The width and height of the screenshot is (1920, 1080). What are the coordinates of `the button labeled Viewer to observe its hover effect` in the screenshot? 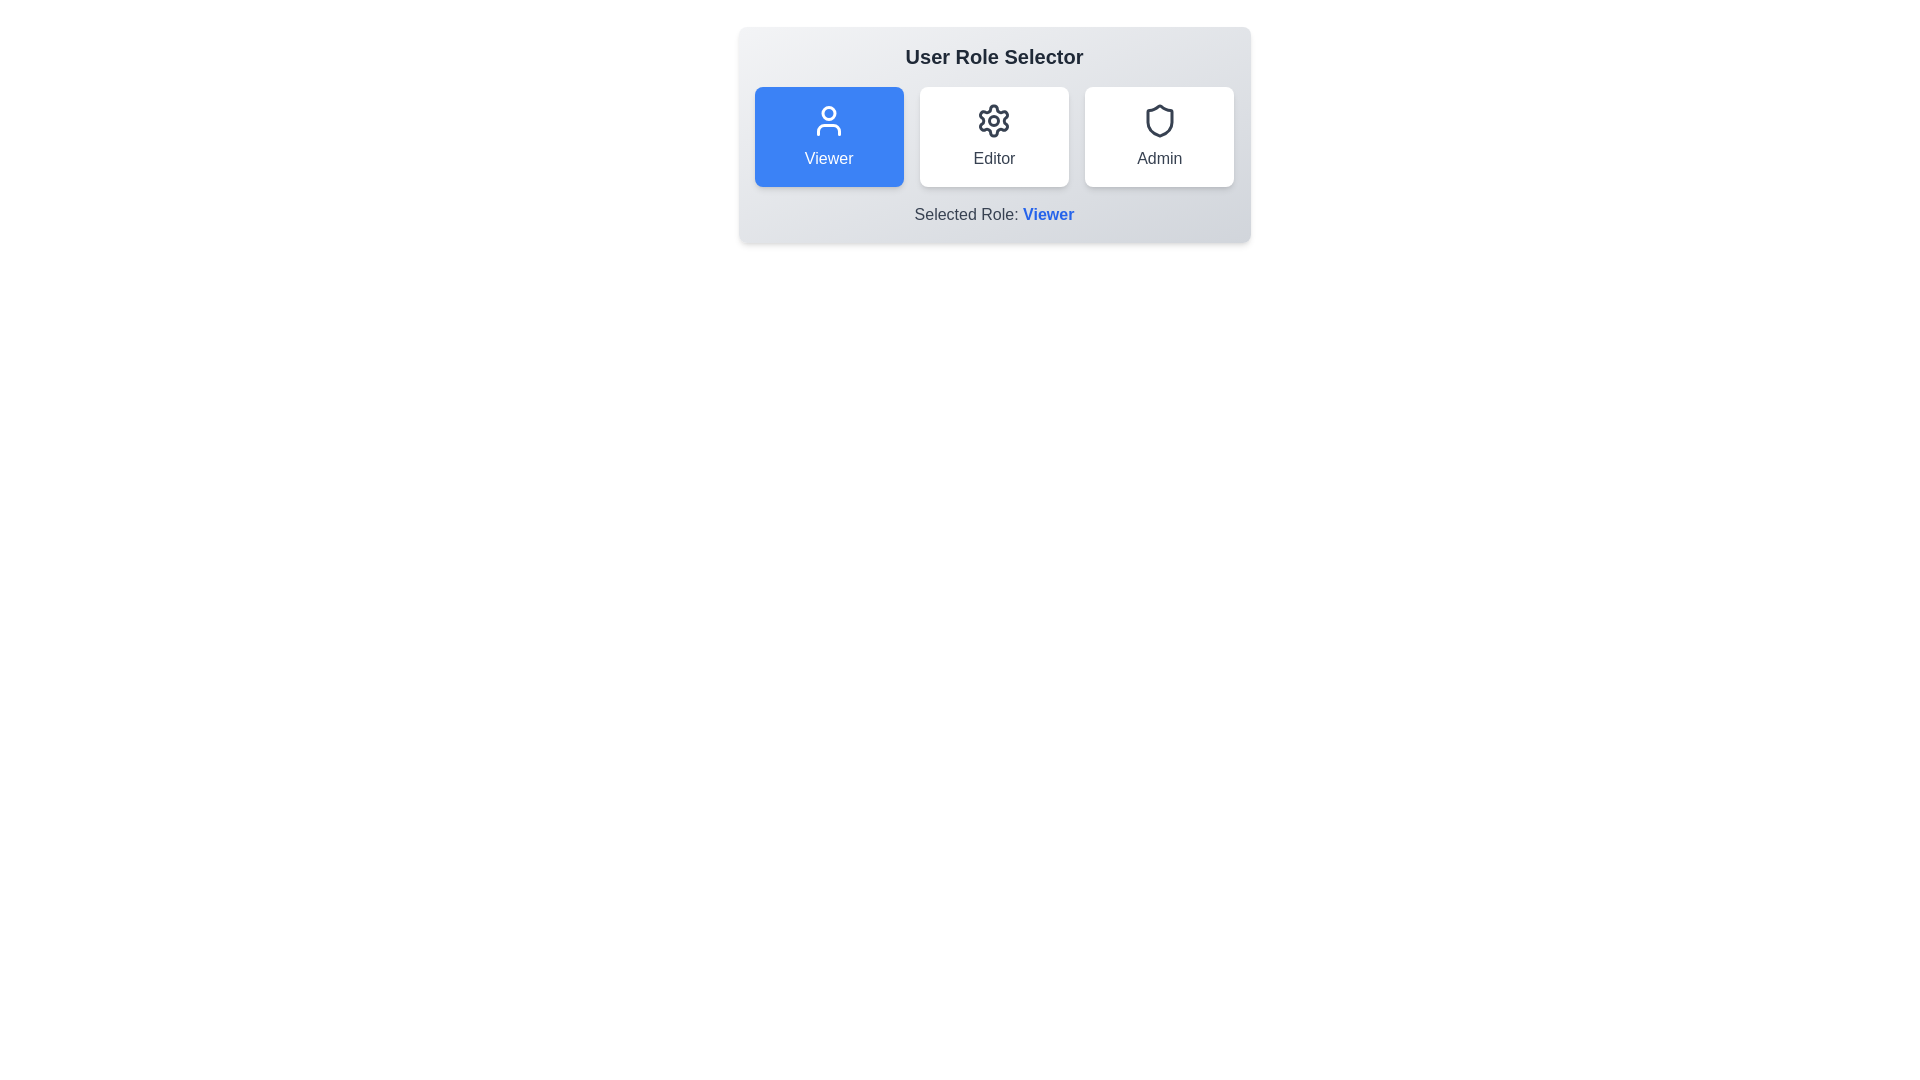 It's located at (829, 136).